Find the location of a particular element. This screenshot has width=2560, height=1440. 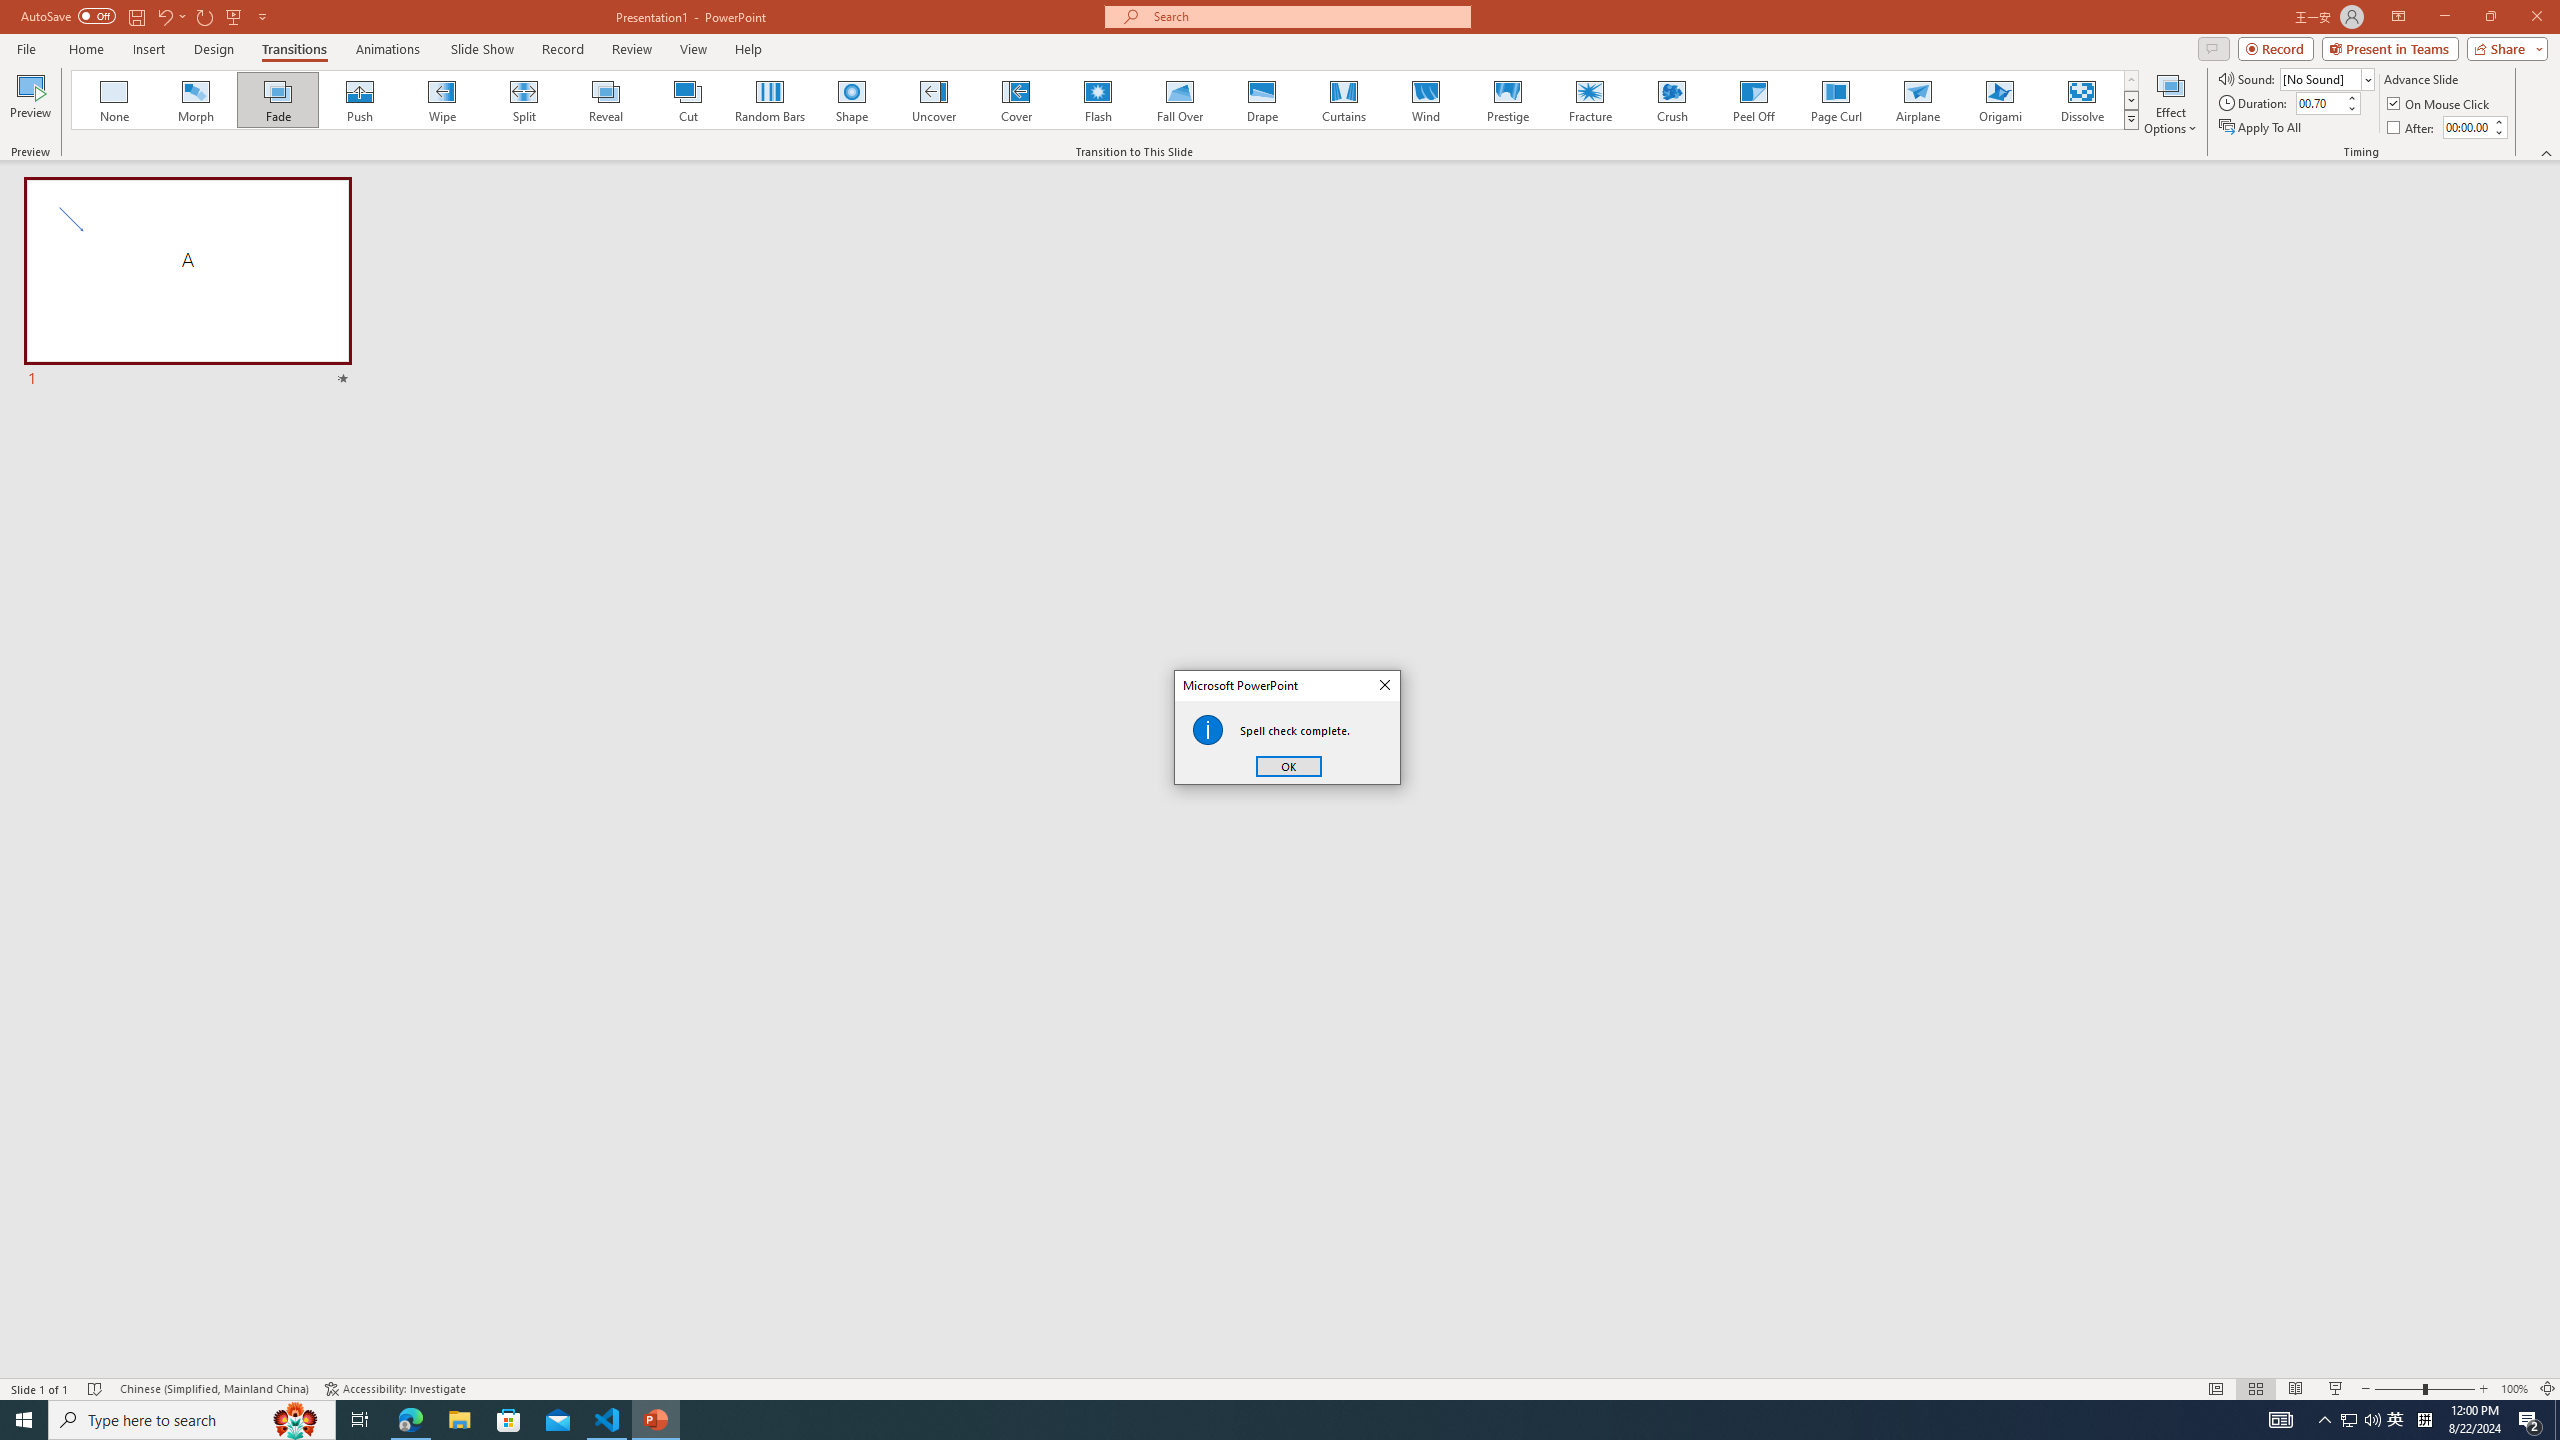

'Fracture' is located at coordinates (1589, 99).